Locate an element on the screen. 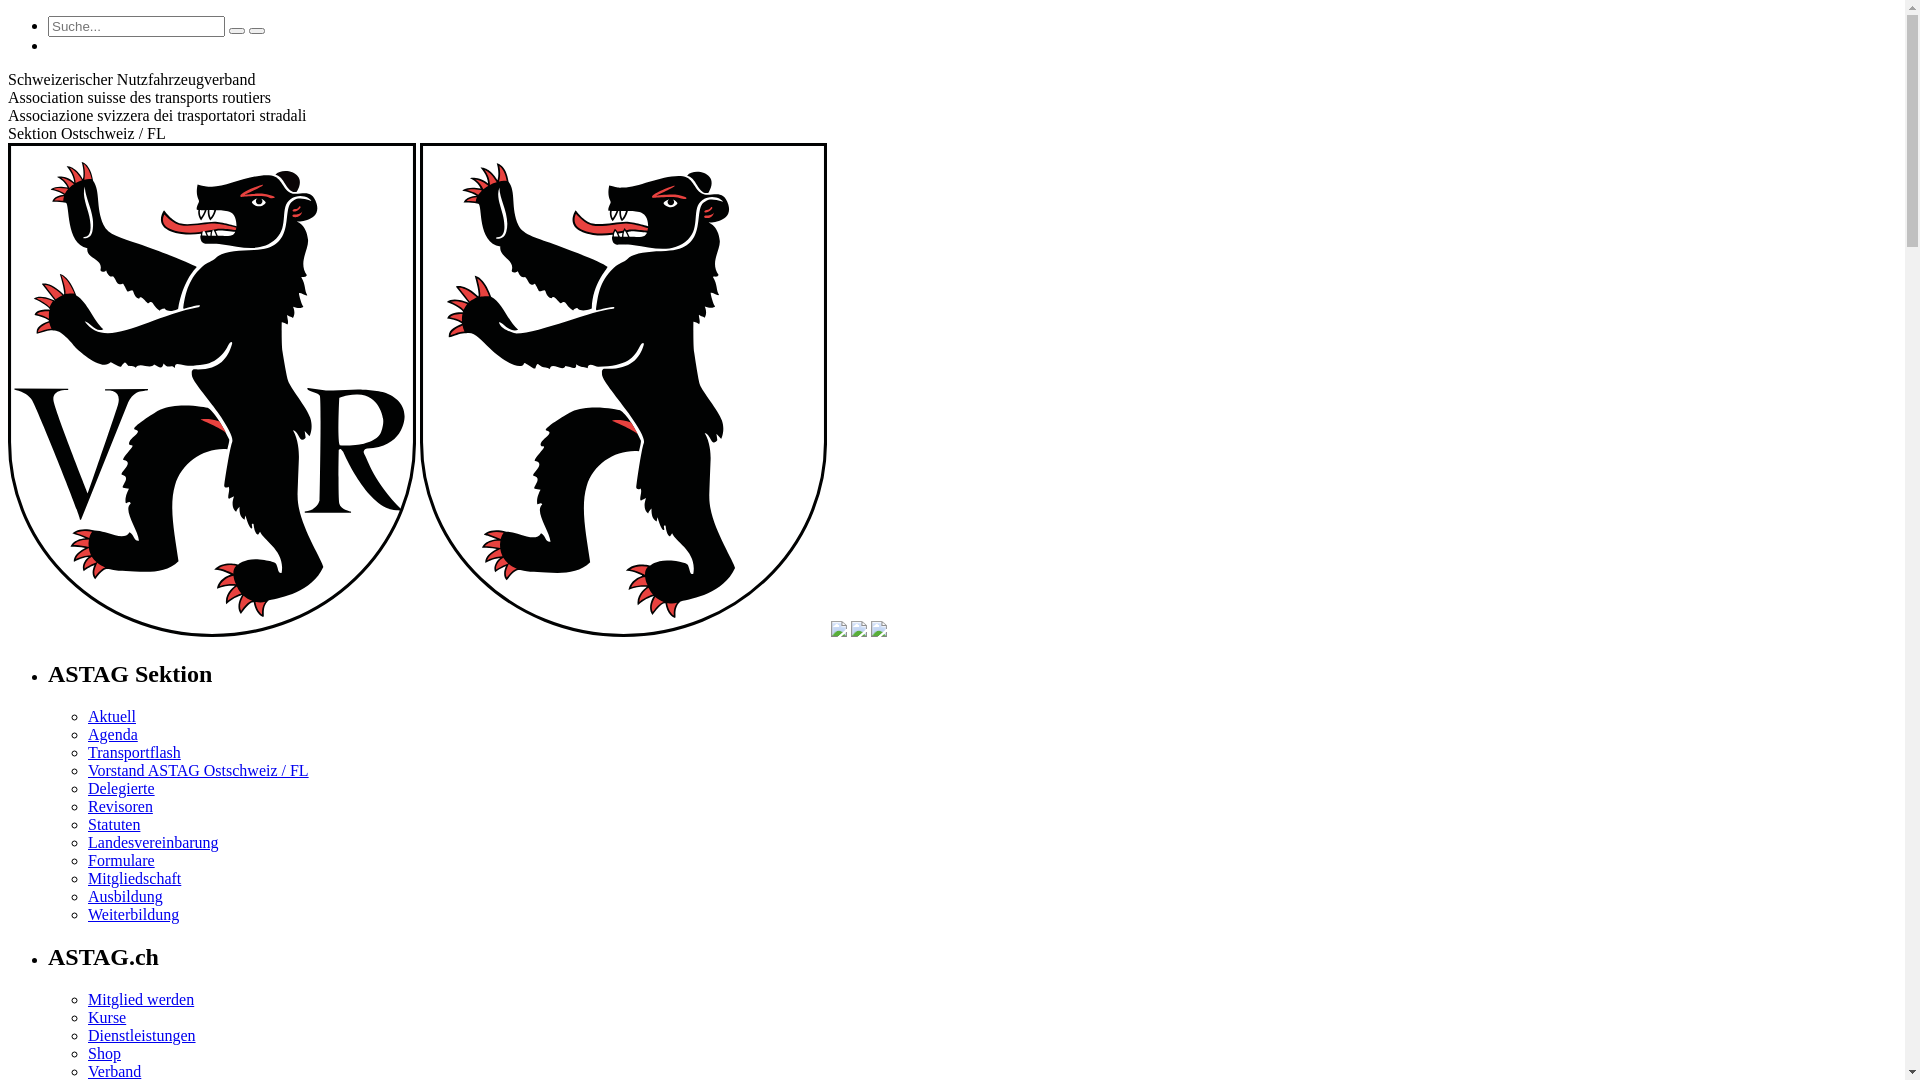 The width and height of the screenshot is (1920, 1080). 'Shop' is located at coordinates (103, 1052).